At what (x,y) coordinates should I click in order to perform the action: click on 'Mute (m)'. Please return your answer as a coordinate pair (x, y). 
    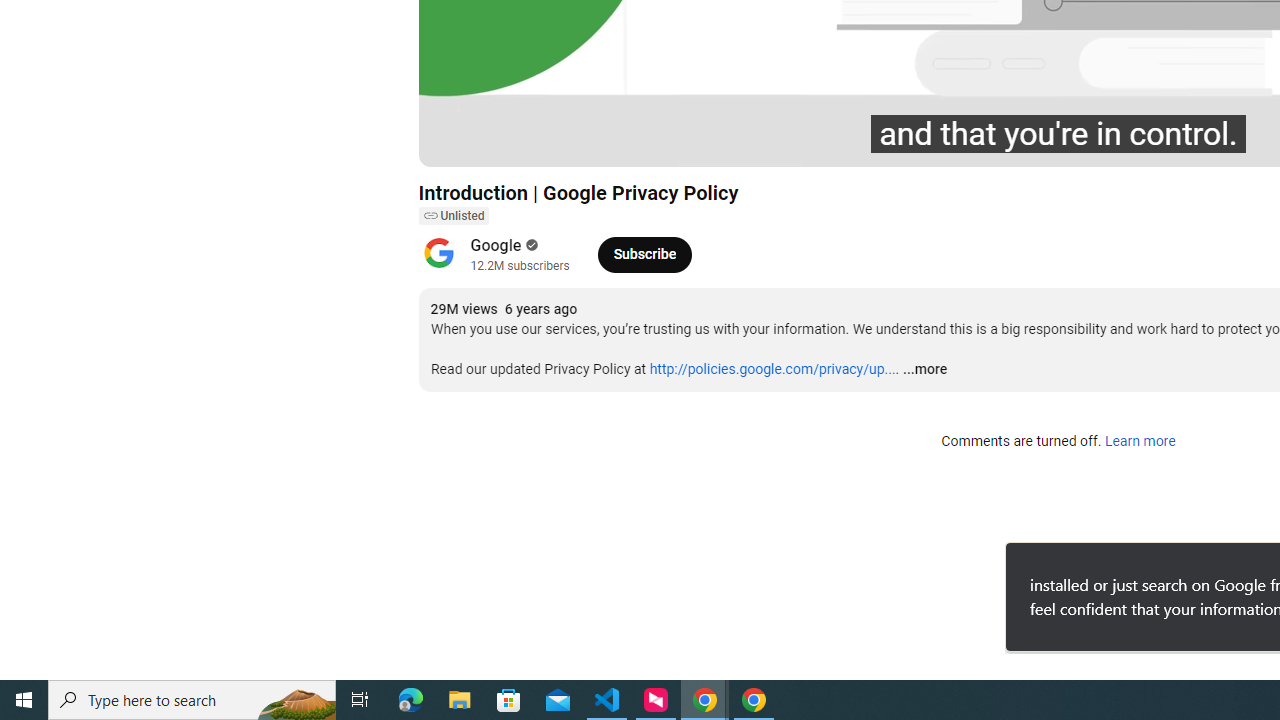
    Looking at the image, I should click on (548, 141).